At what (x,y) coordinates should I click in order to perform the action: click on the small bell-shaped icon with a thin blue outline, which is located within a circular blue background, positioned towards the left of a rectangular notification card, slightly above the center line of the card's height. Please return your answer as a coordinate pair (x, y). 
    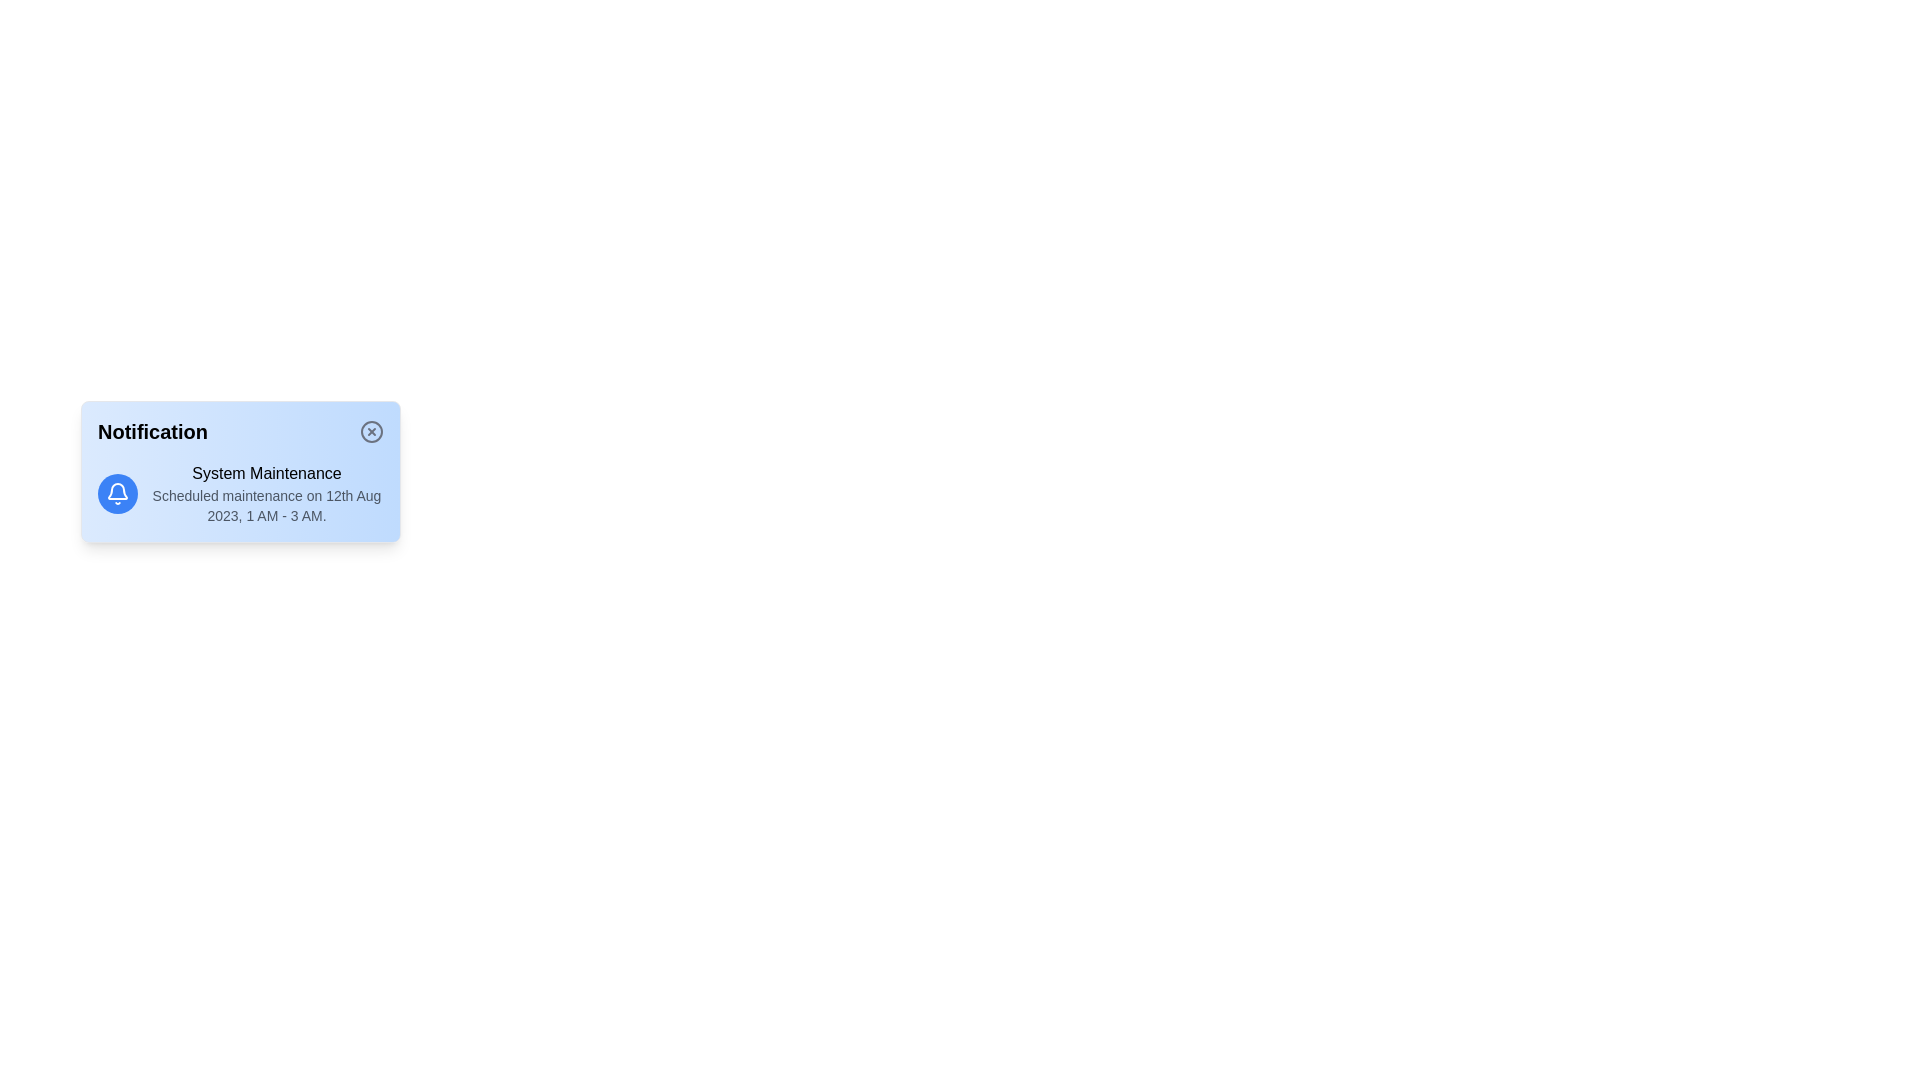
    Looking at the image, I should click on (117, 493).